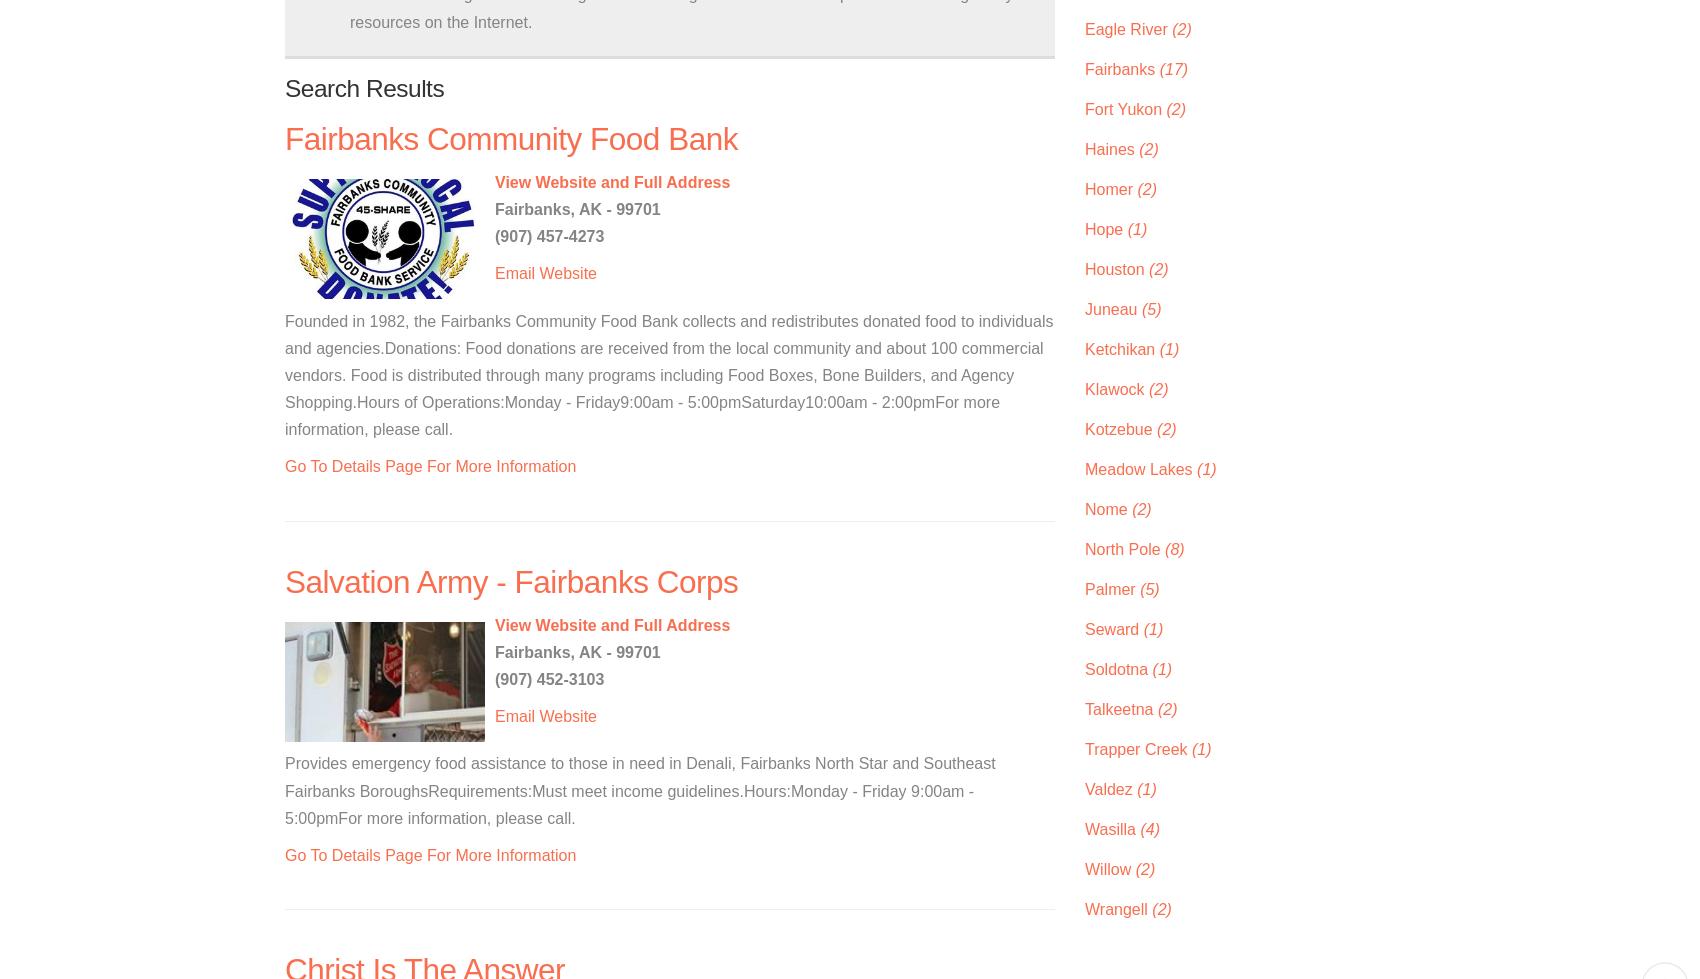 The width and height of the screenshot is (1700, 979). I want to click on 'Seward', so click(1114, 627).